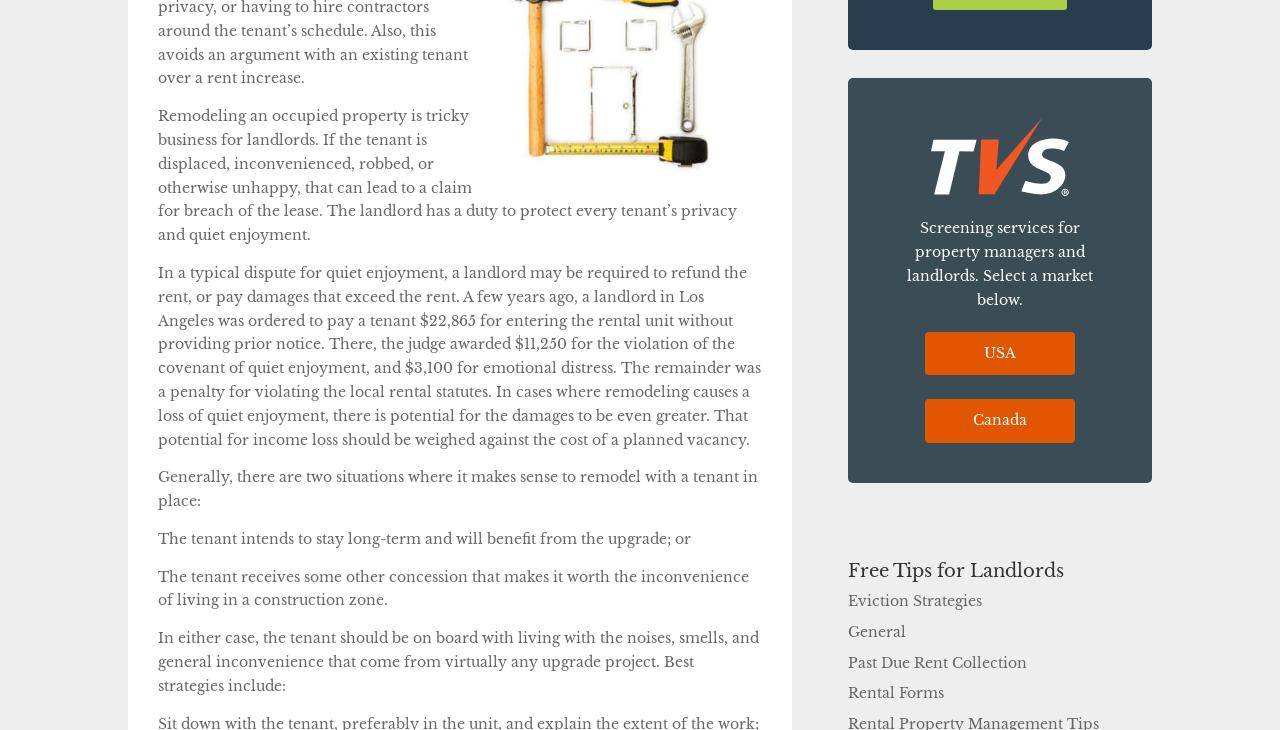  I want to click on 'In either case, the tenant should be on board with living with the noises, smells, and general inconvenience that come from virtually any upgrade project. Best strategies include:', so click(457, 661).